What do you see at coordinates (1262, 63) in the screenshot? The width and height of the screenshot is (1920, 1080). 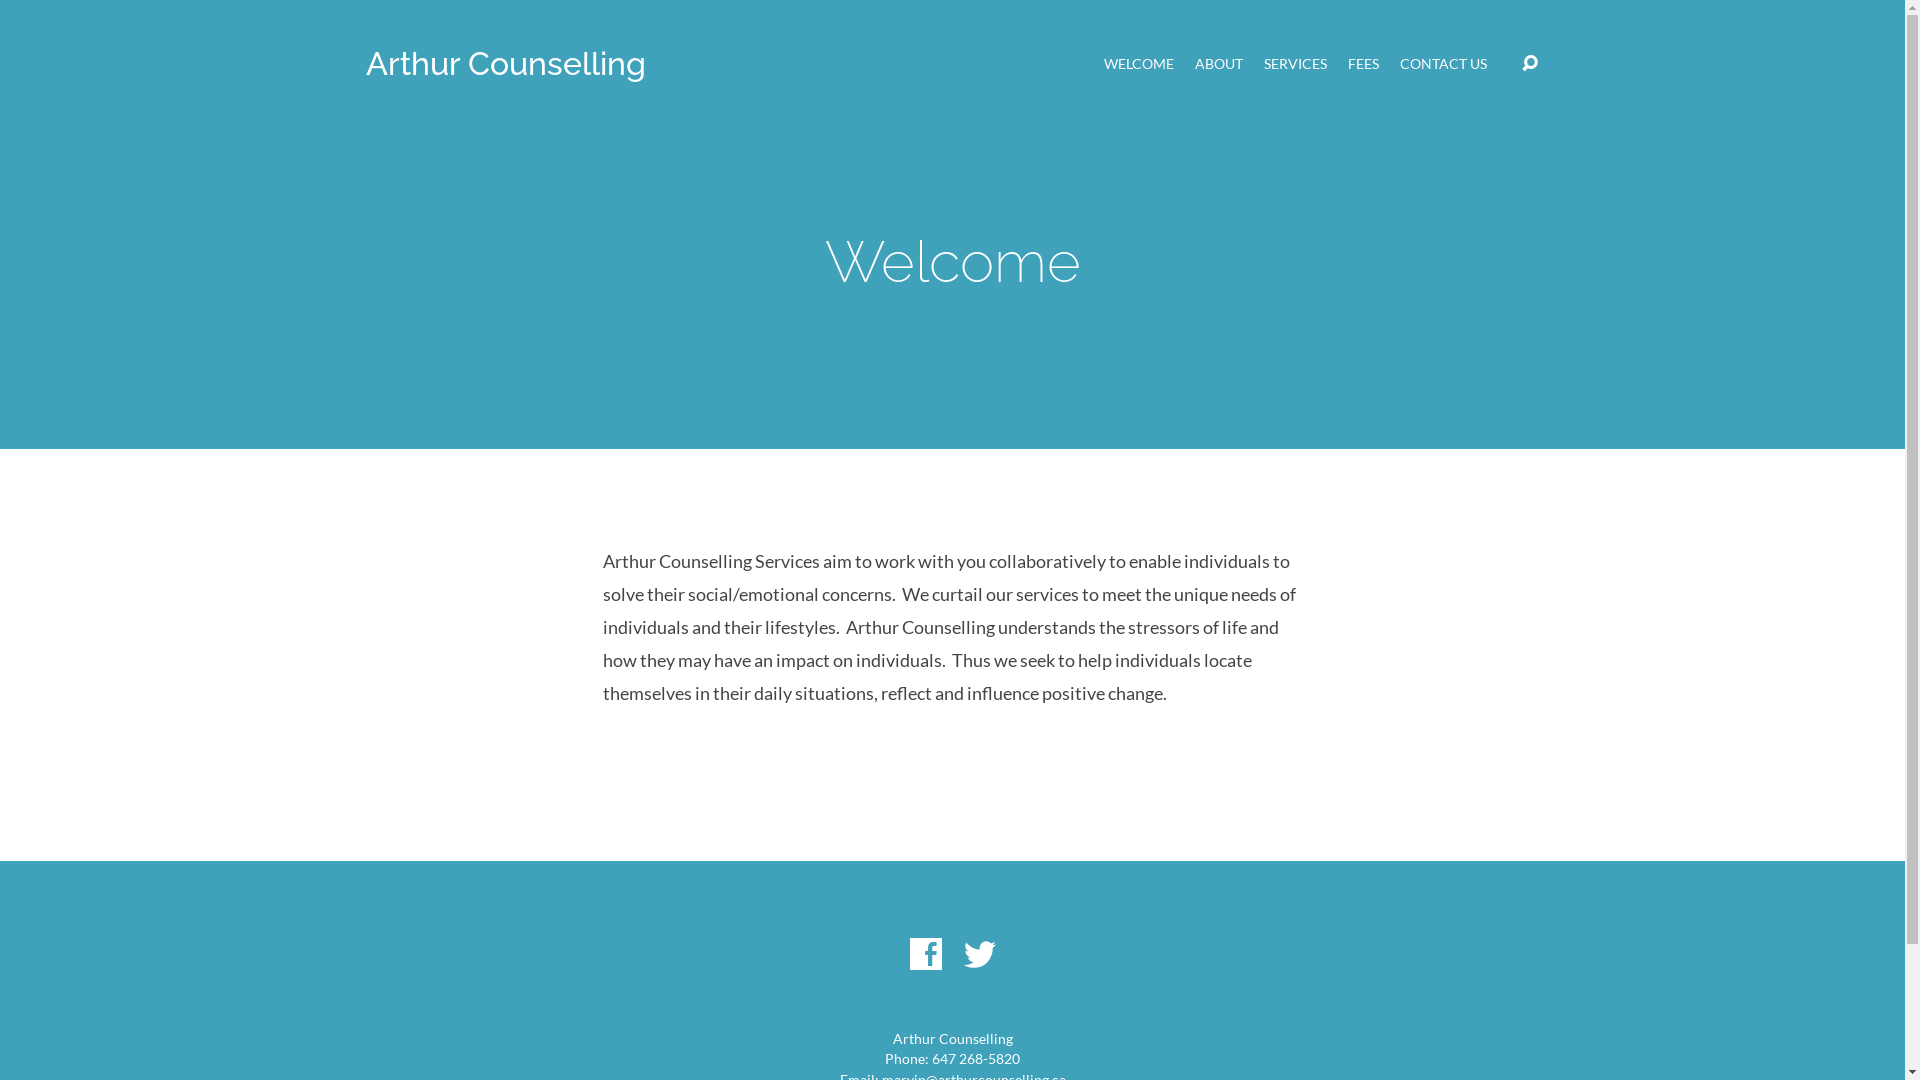 I see `'SERVICES'` at bounding box center [1262, 63].